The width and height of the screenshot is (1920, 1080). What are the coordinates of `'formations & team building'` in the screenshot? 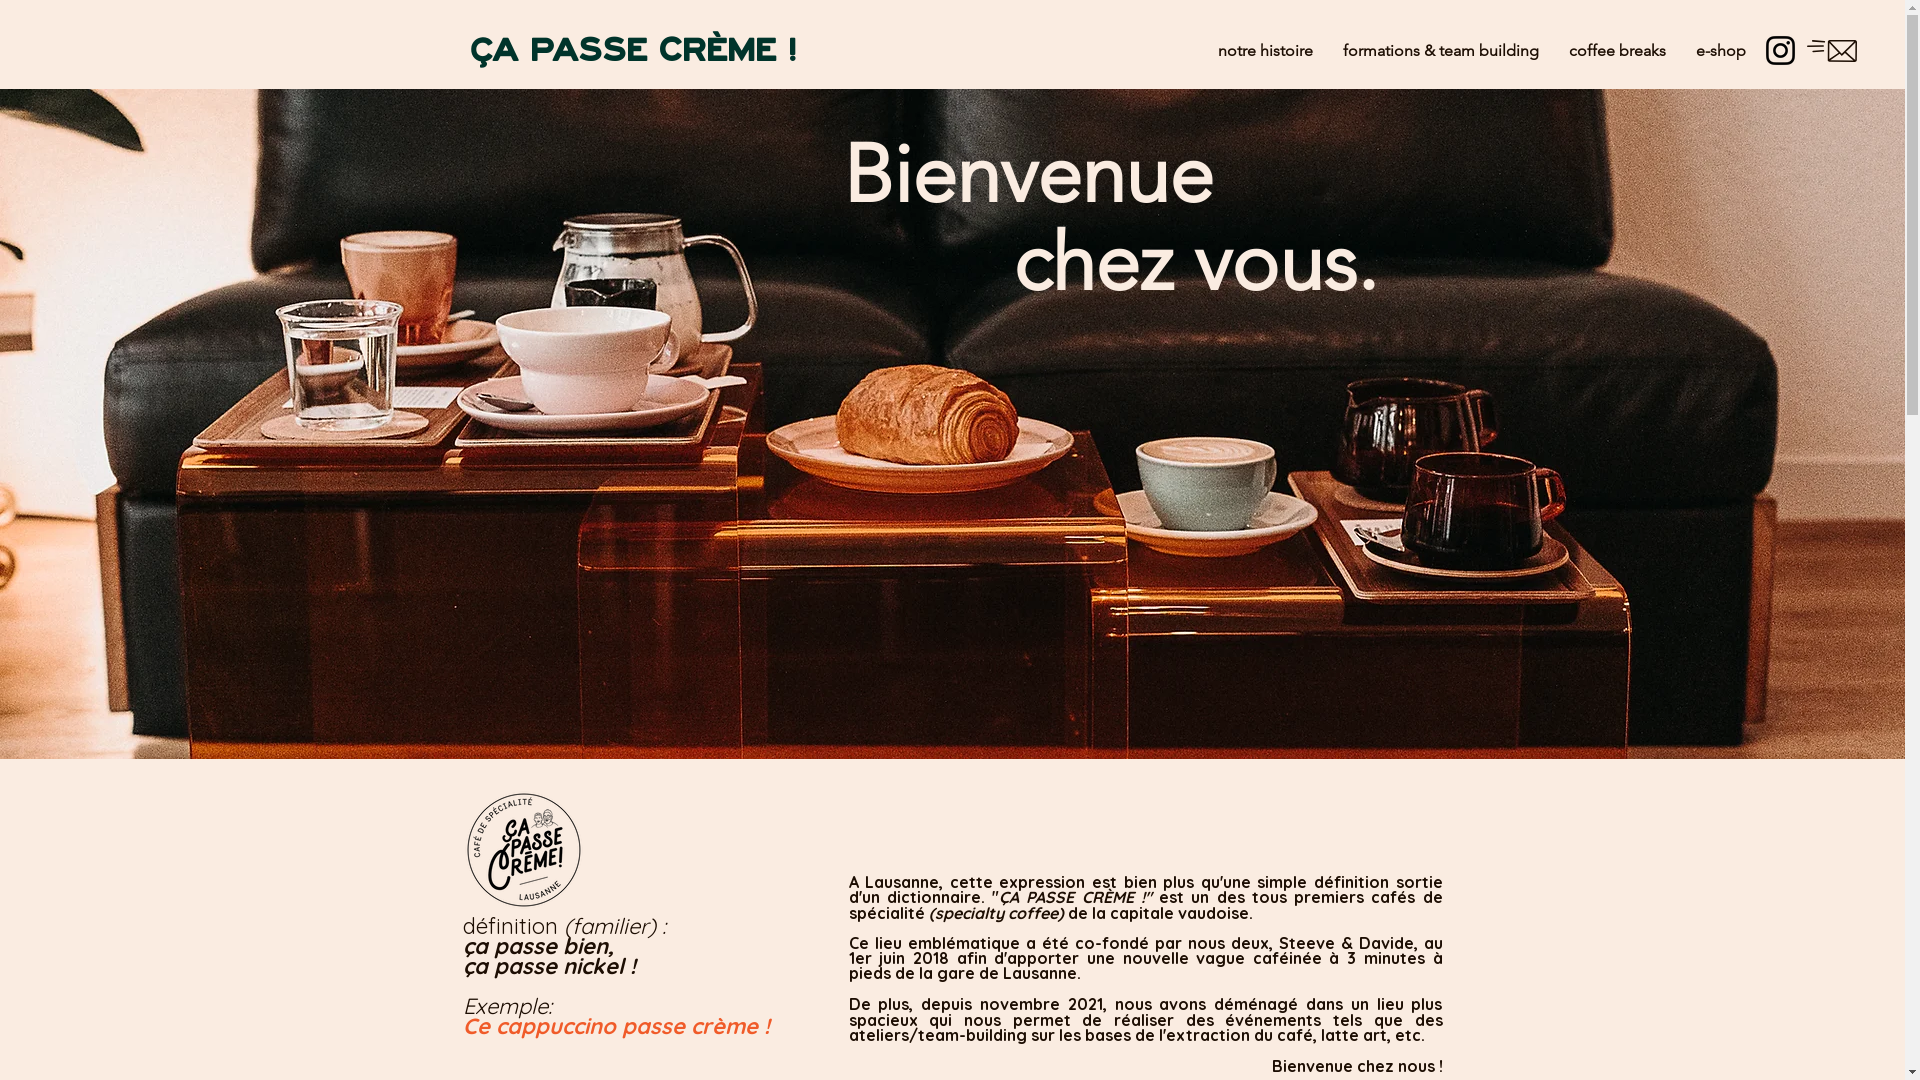 It's located at (1440, 49).